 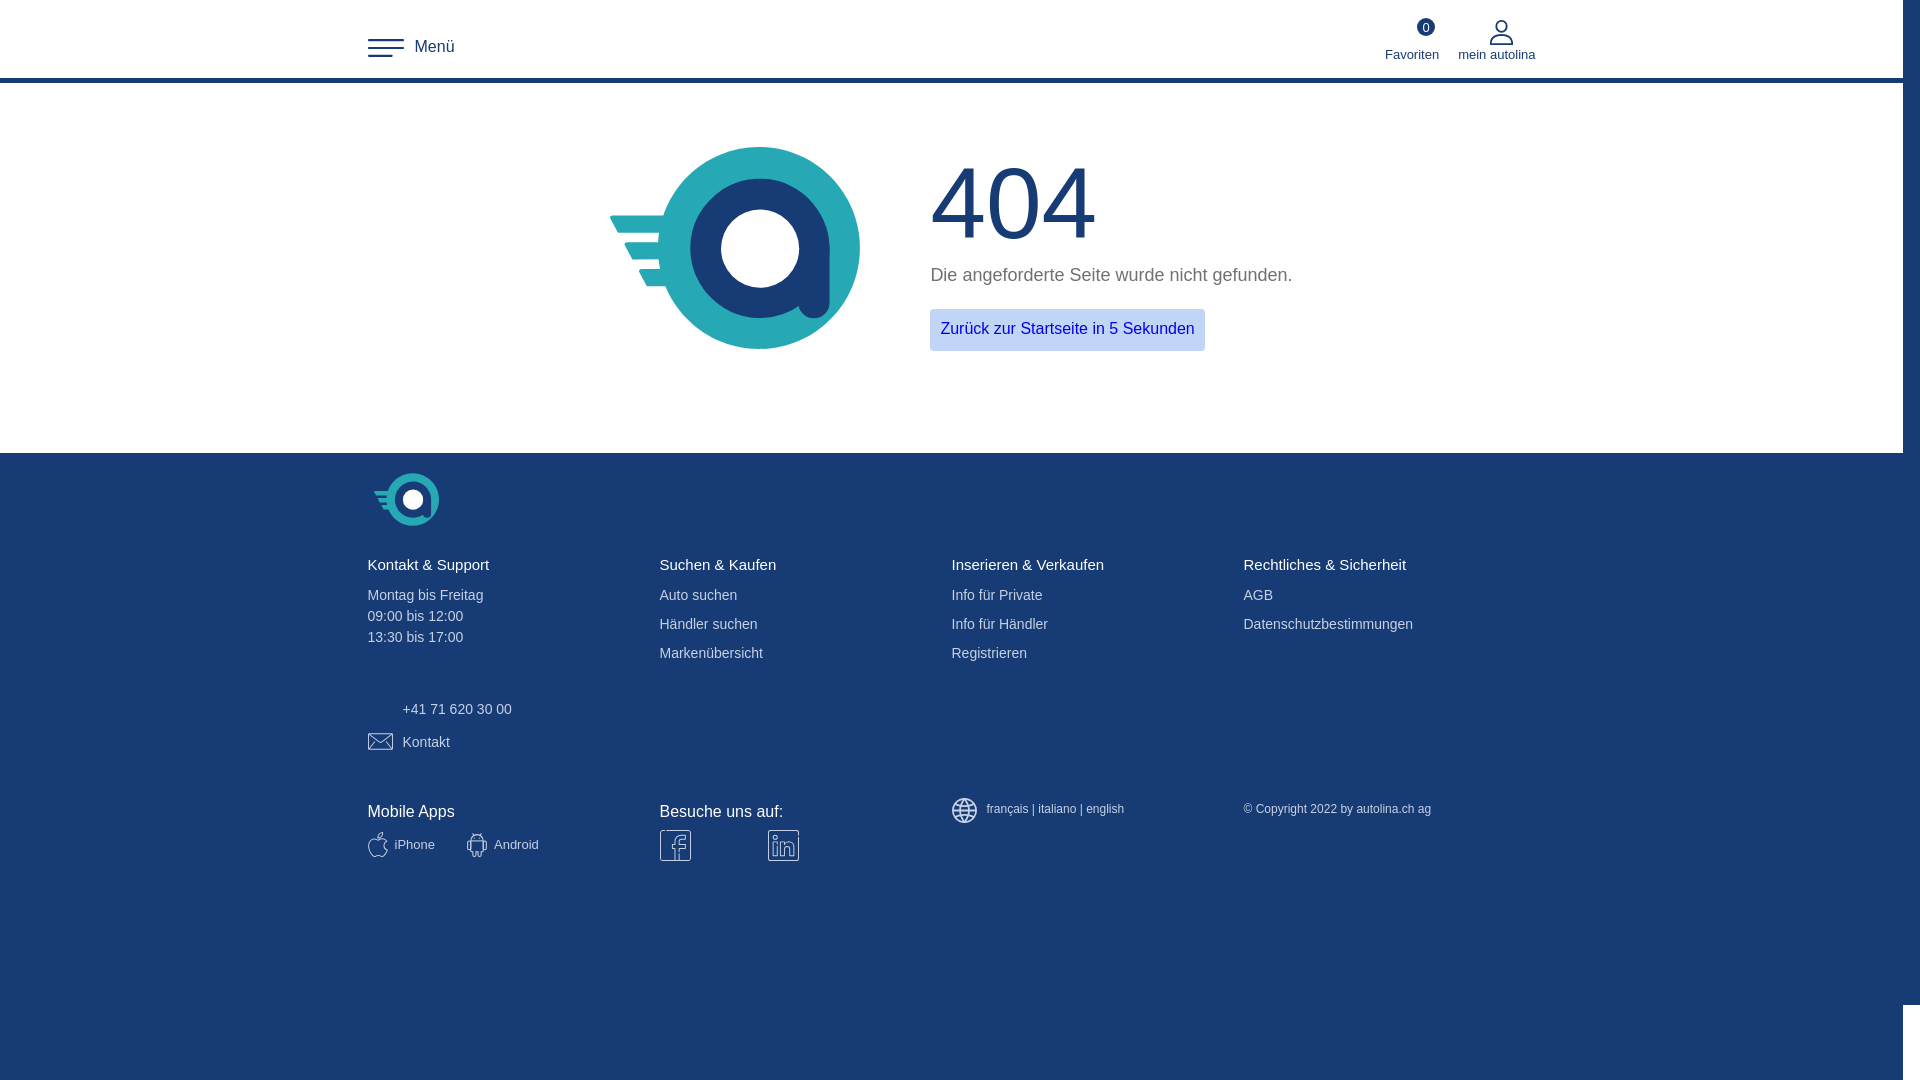 What do you see at coordinates (1103, 810) in the screenshot?
I see `'english'` at bounding box center [1103, 810].